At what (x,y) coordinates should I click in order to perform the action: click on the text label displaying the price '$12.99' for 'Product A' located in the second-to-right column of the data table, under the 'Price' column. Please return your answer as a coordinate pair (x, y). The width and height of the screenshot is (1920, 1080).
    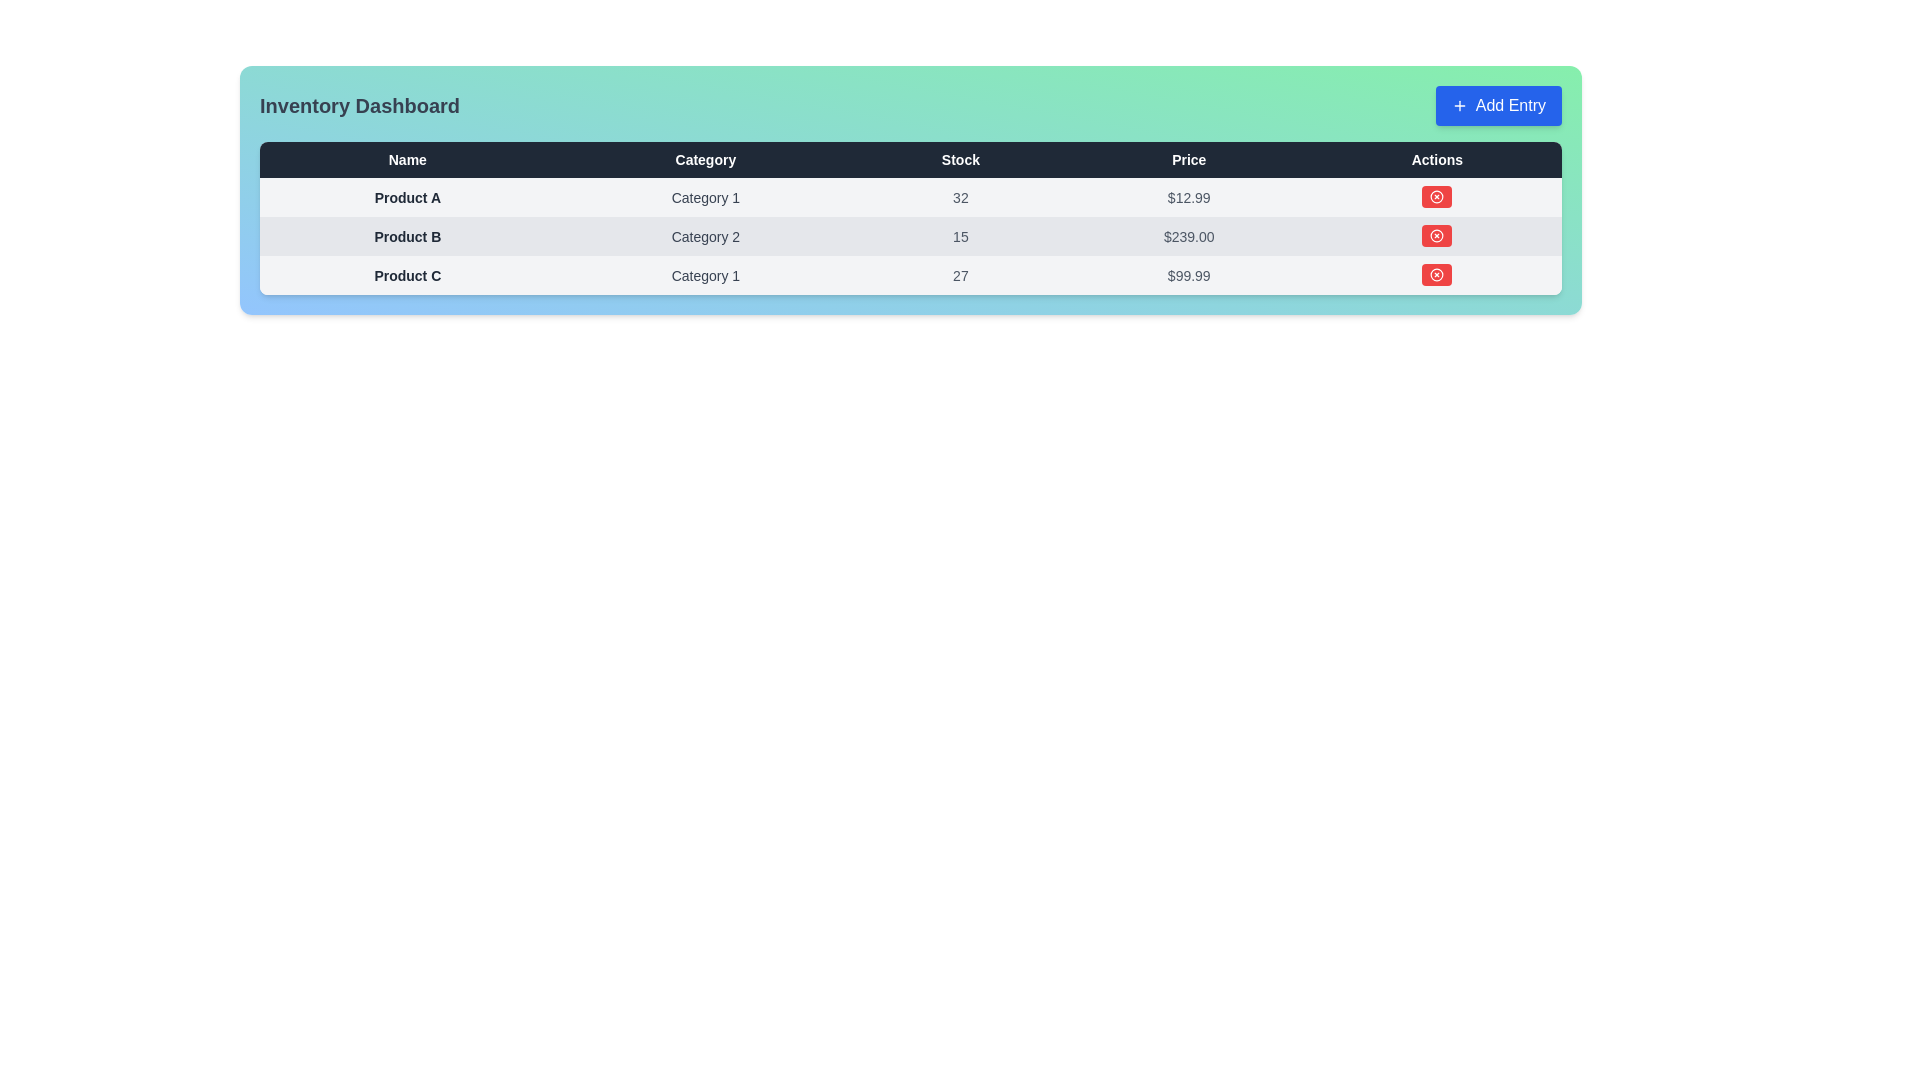
    Looking at the image, I should click on (1189, 197).